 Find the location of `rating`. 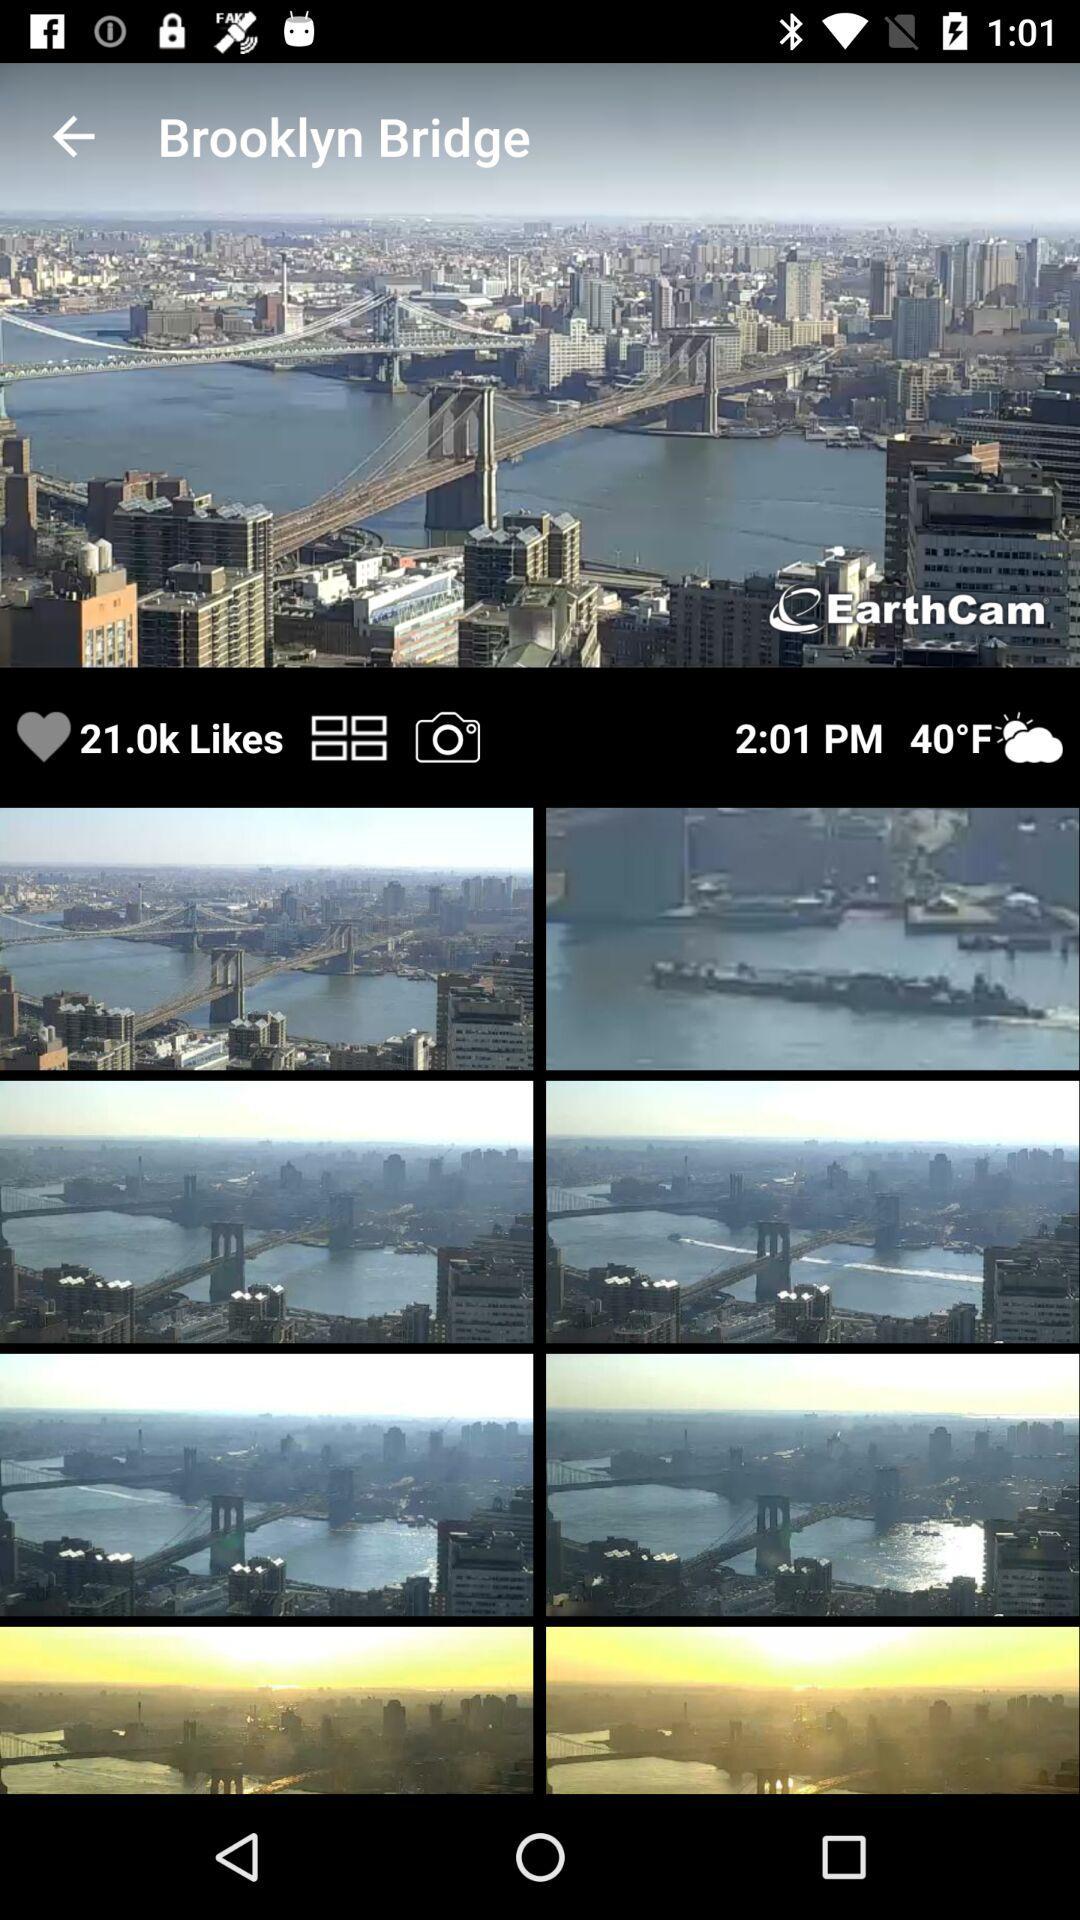

rating is located at coordinates (43, 736).